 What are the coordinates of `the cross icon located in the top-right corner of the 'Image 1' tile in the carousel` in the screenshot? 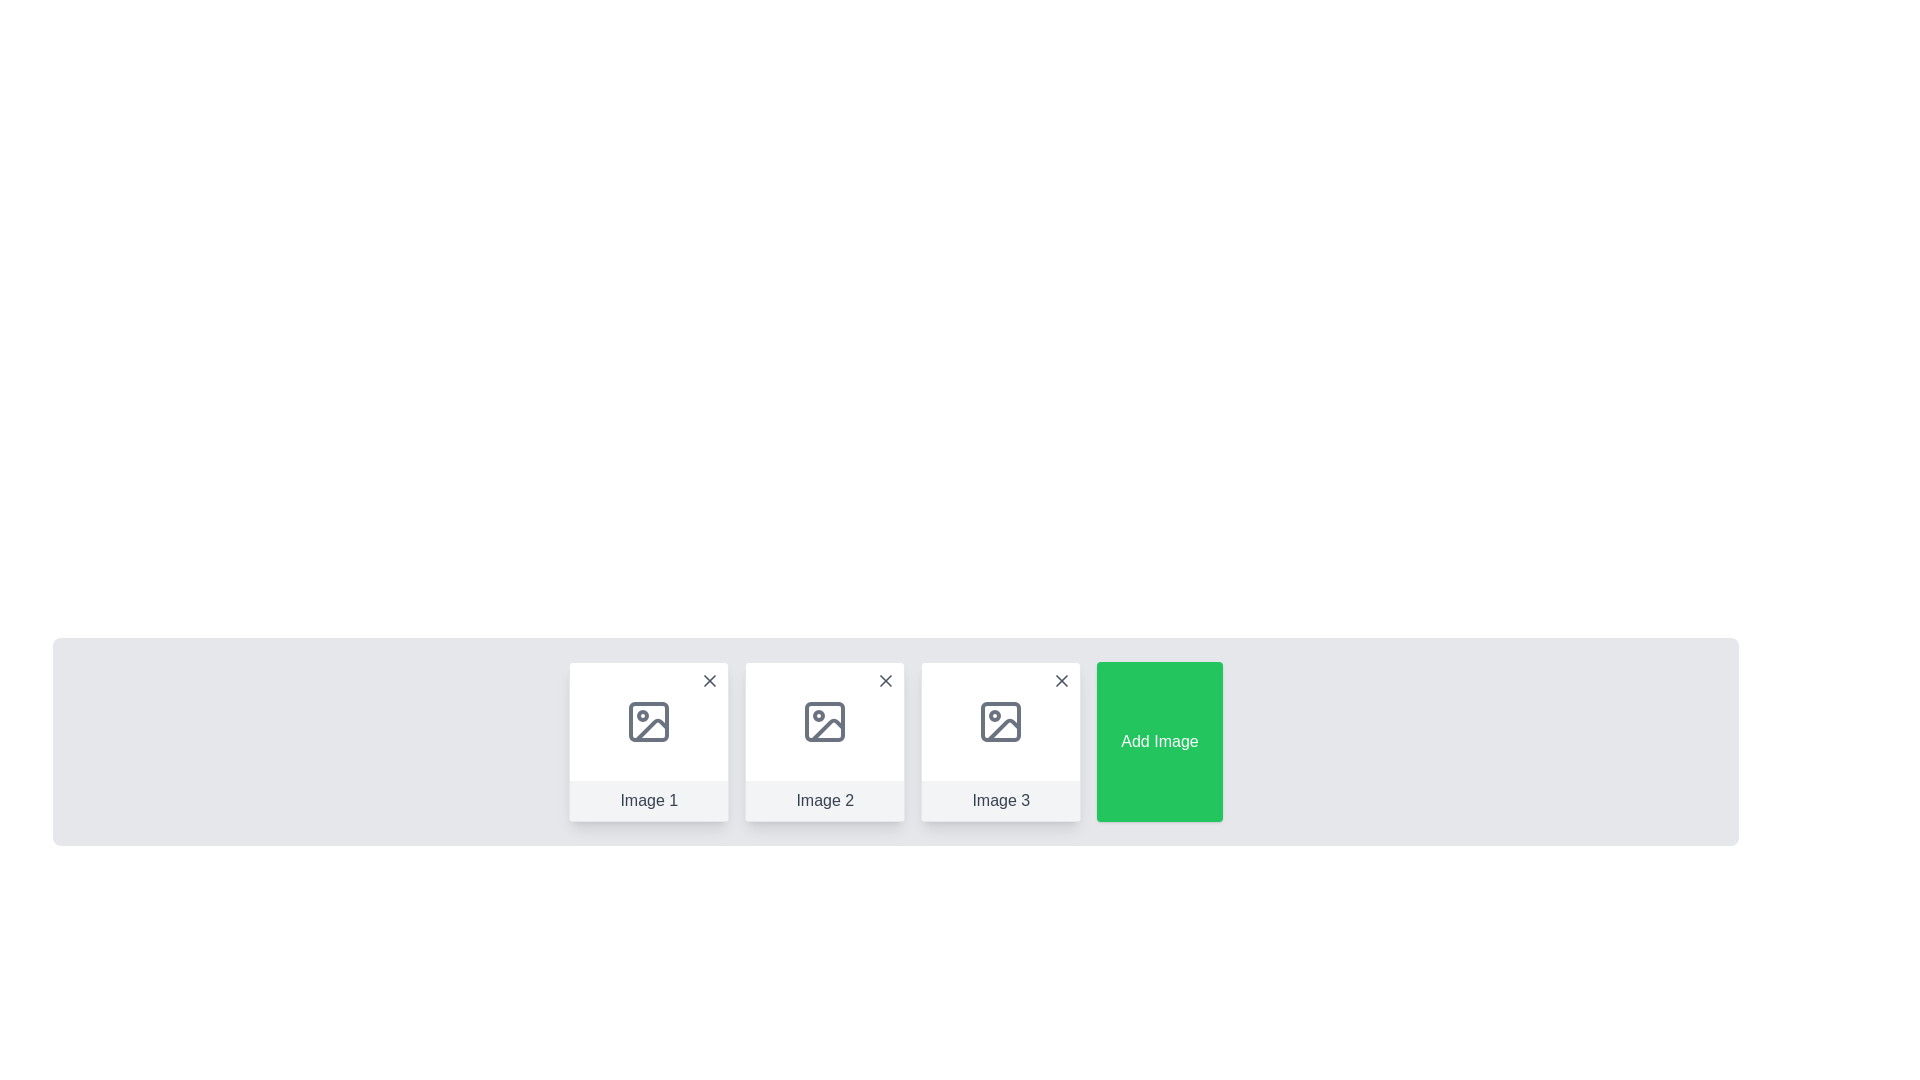 It's located at (710, 680).